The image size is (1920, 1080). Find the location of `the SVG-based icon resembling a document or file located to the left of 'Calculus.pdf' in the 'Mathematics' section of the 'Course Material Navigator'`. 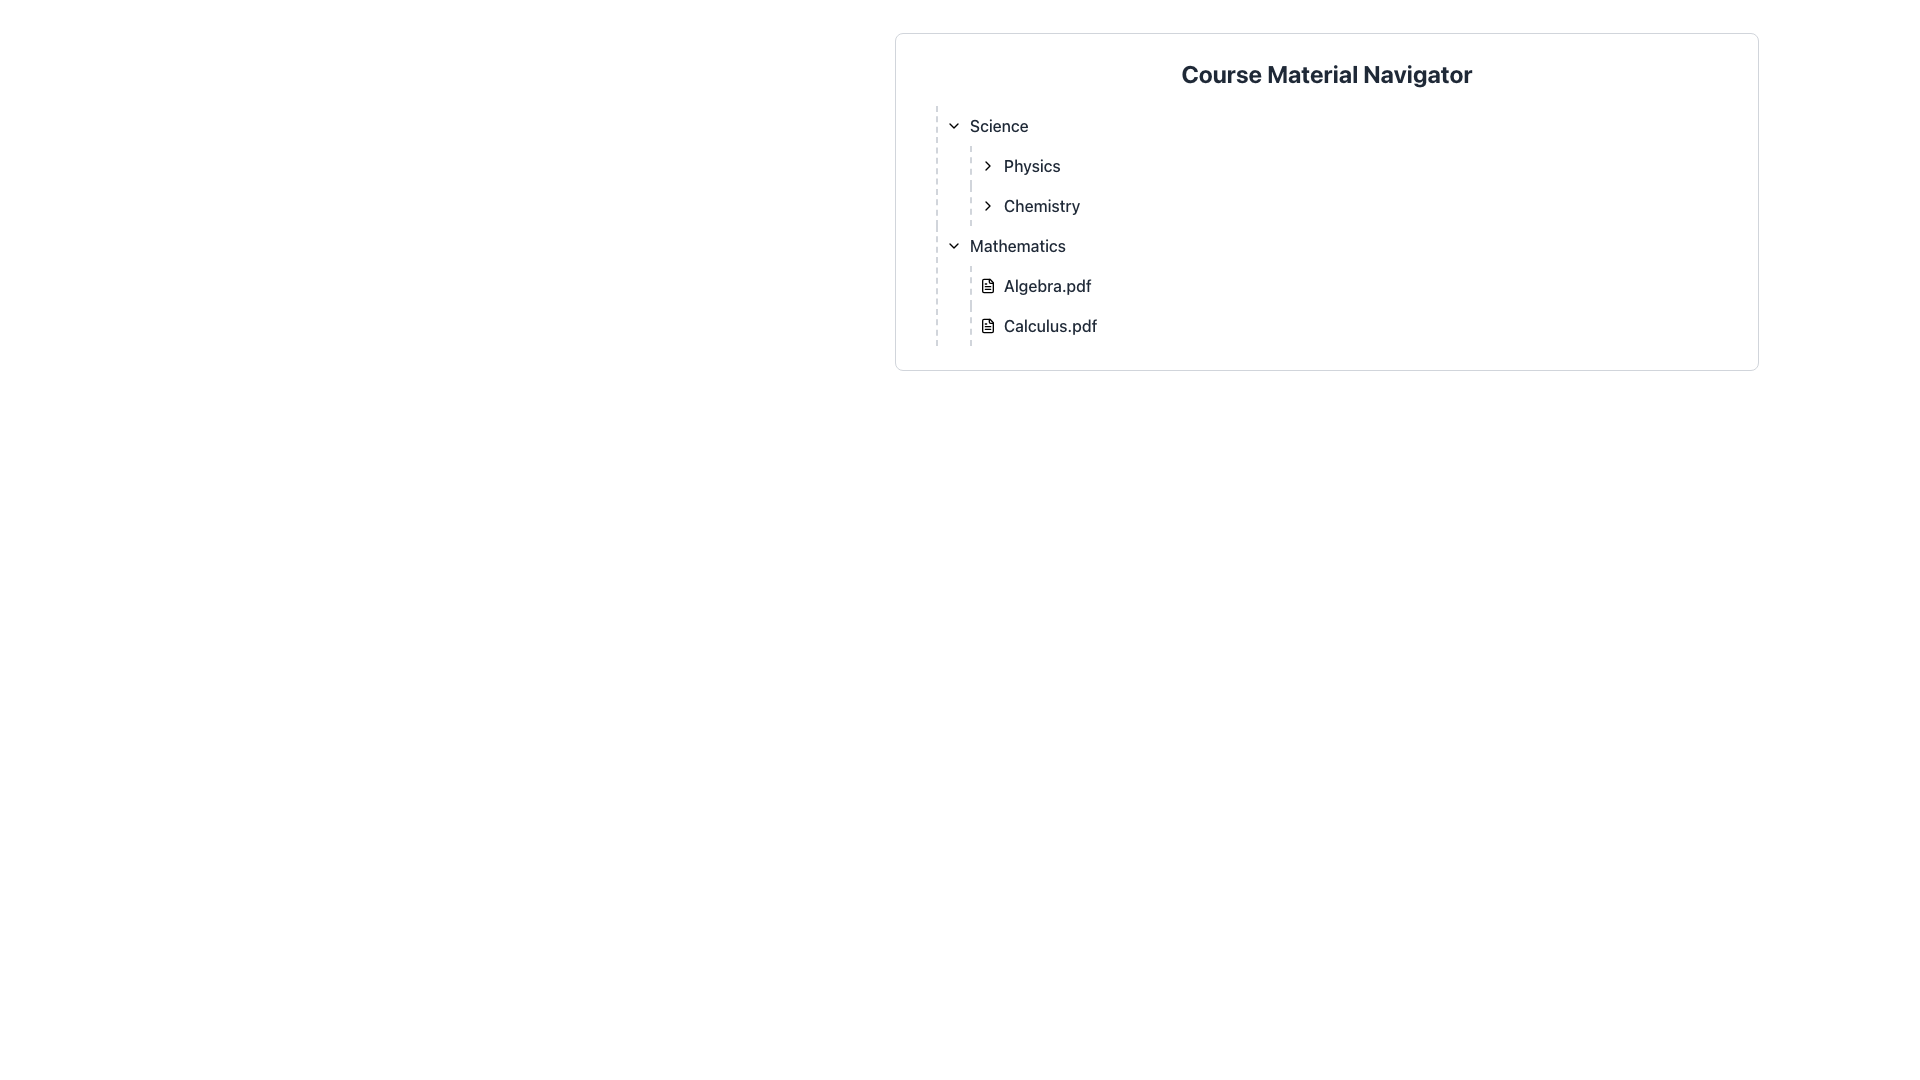

the SVG-based icon resembling a document or file located to the left of 'Calculus.pdf' in the 'Mathematics' section of the 'Course Material Navigator' is located at coordinates (988, 325).